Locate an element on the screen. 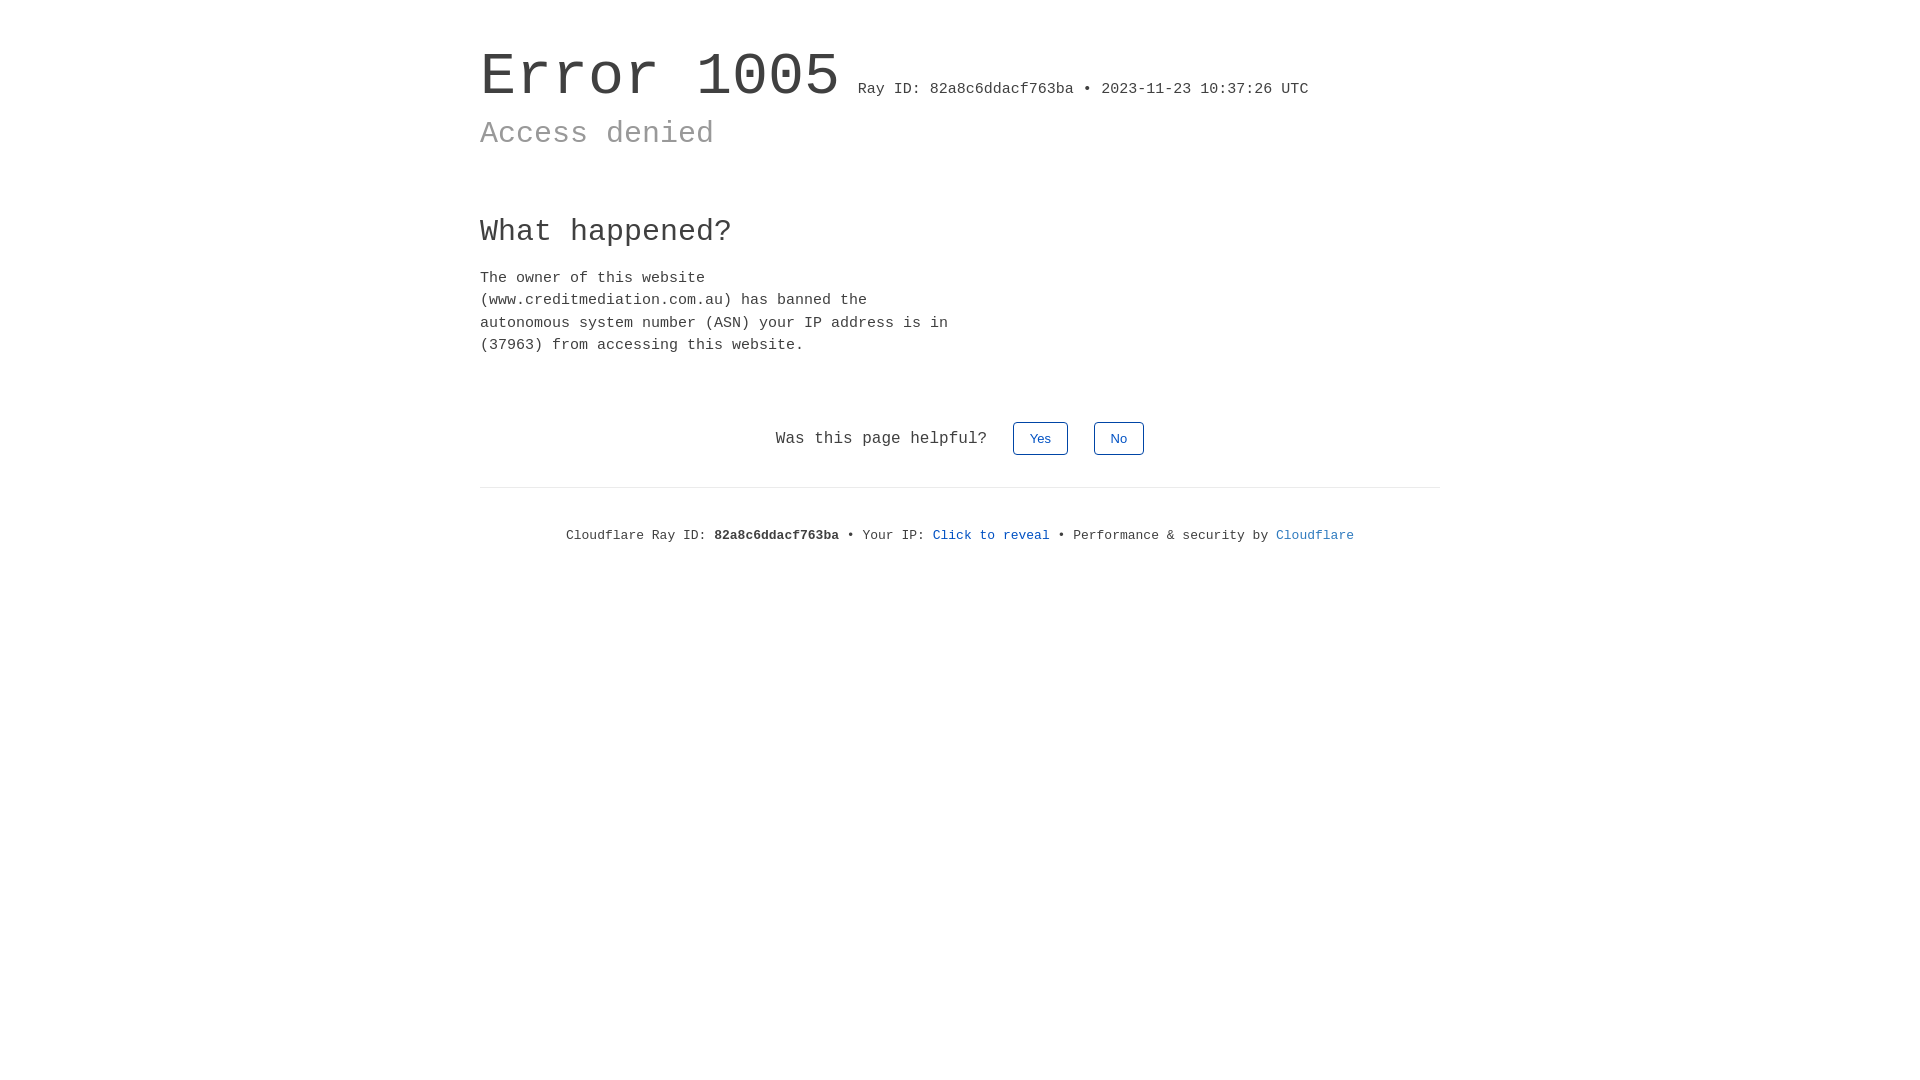 The width and height of the screenshot is (1920, 1080). 'Cloudflare' is located at coordinates (1315, 534).